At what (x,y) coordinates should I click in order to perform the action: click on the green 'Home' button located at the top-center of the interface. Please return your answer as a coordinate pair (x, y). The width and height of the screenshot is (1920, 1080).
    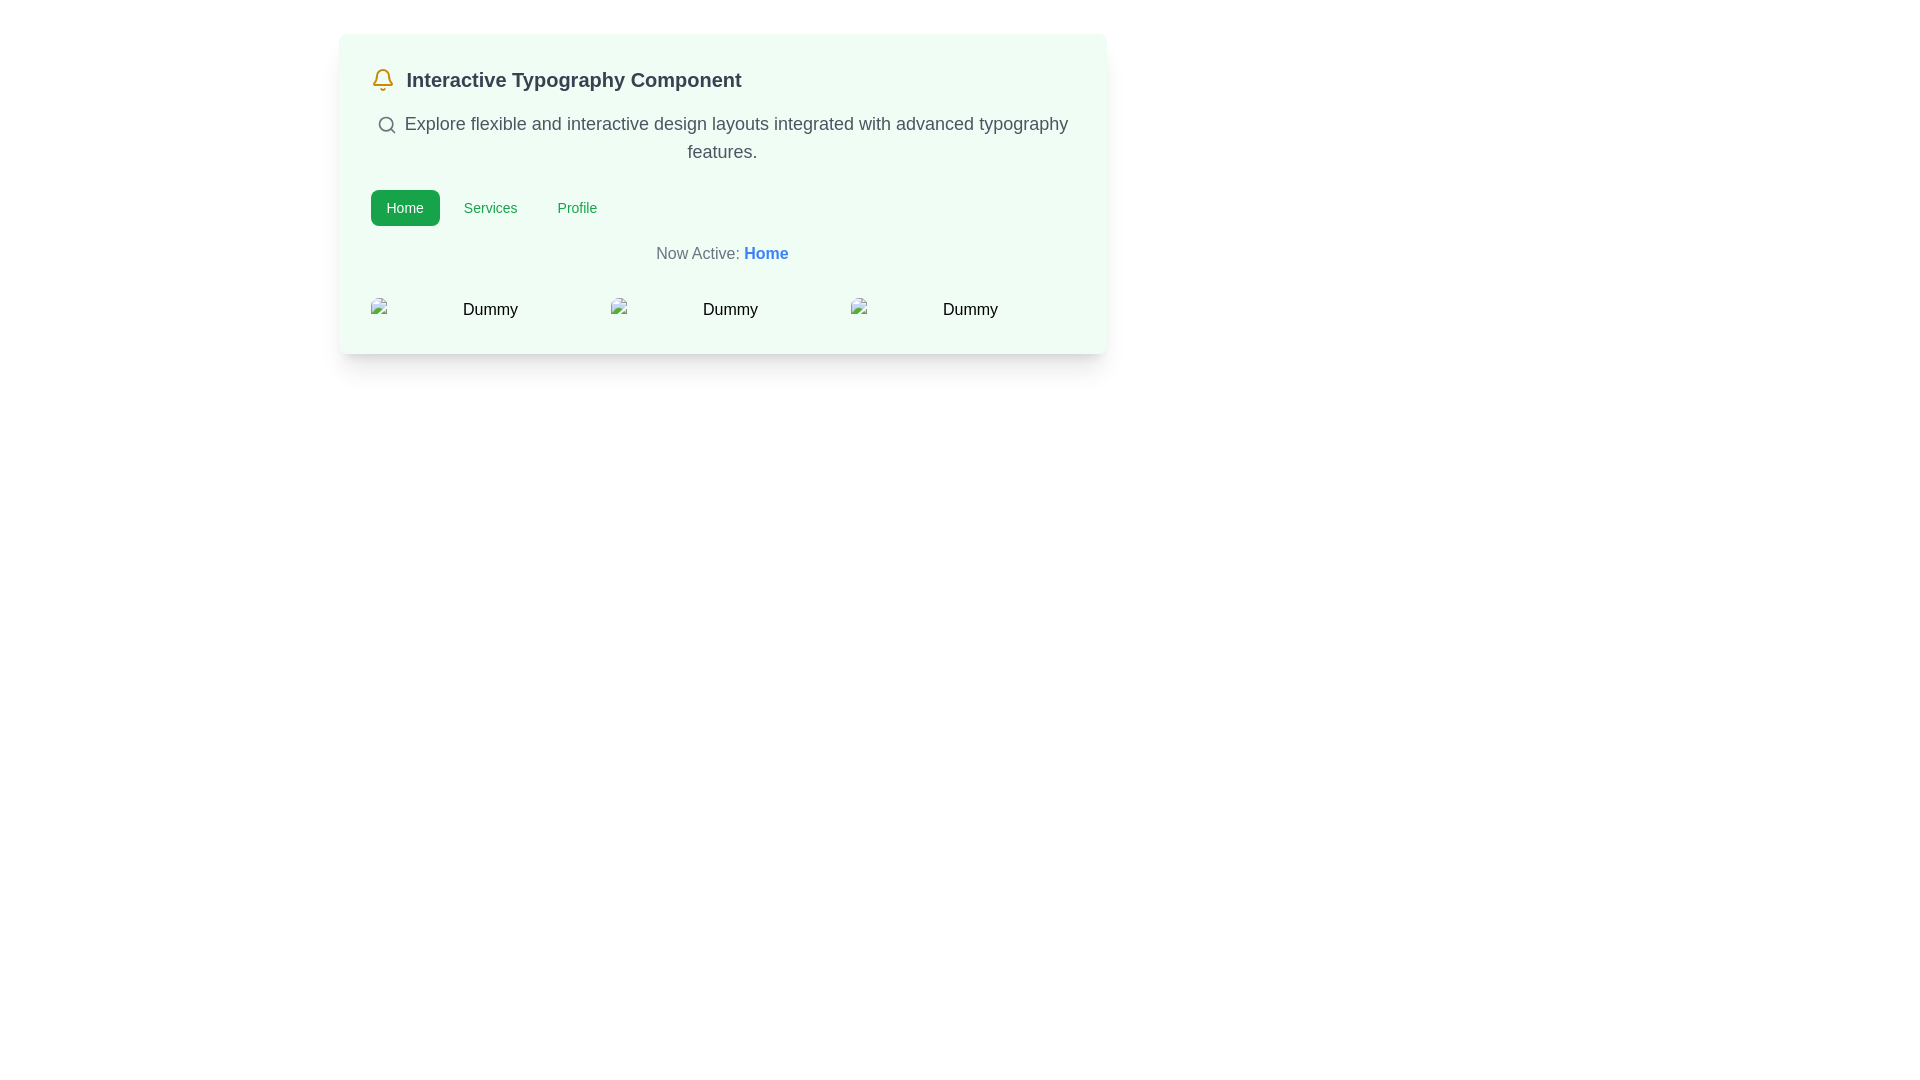
    Looking at the image, I should click on (403, 208).